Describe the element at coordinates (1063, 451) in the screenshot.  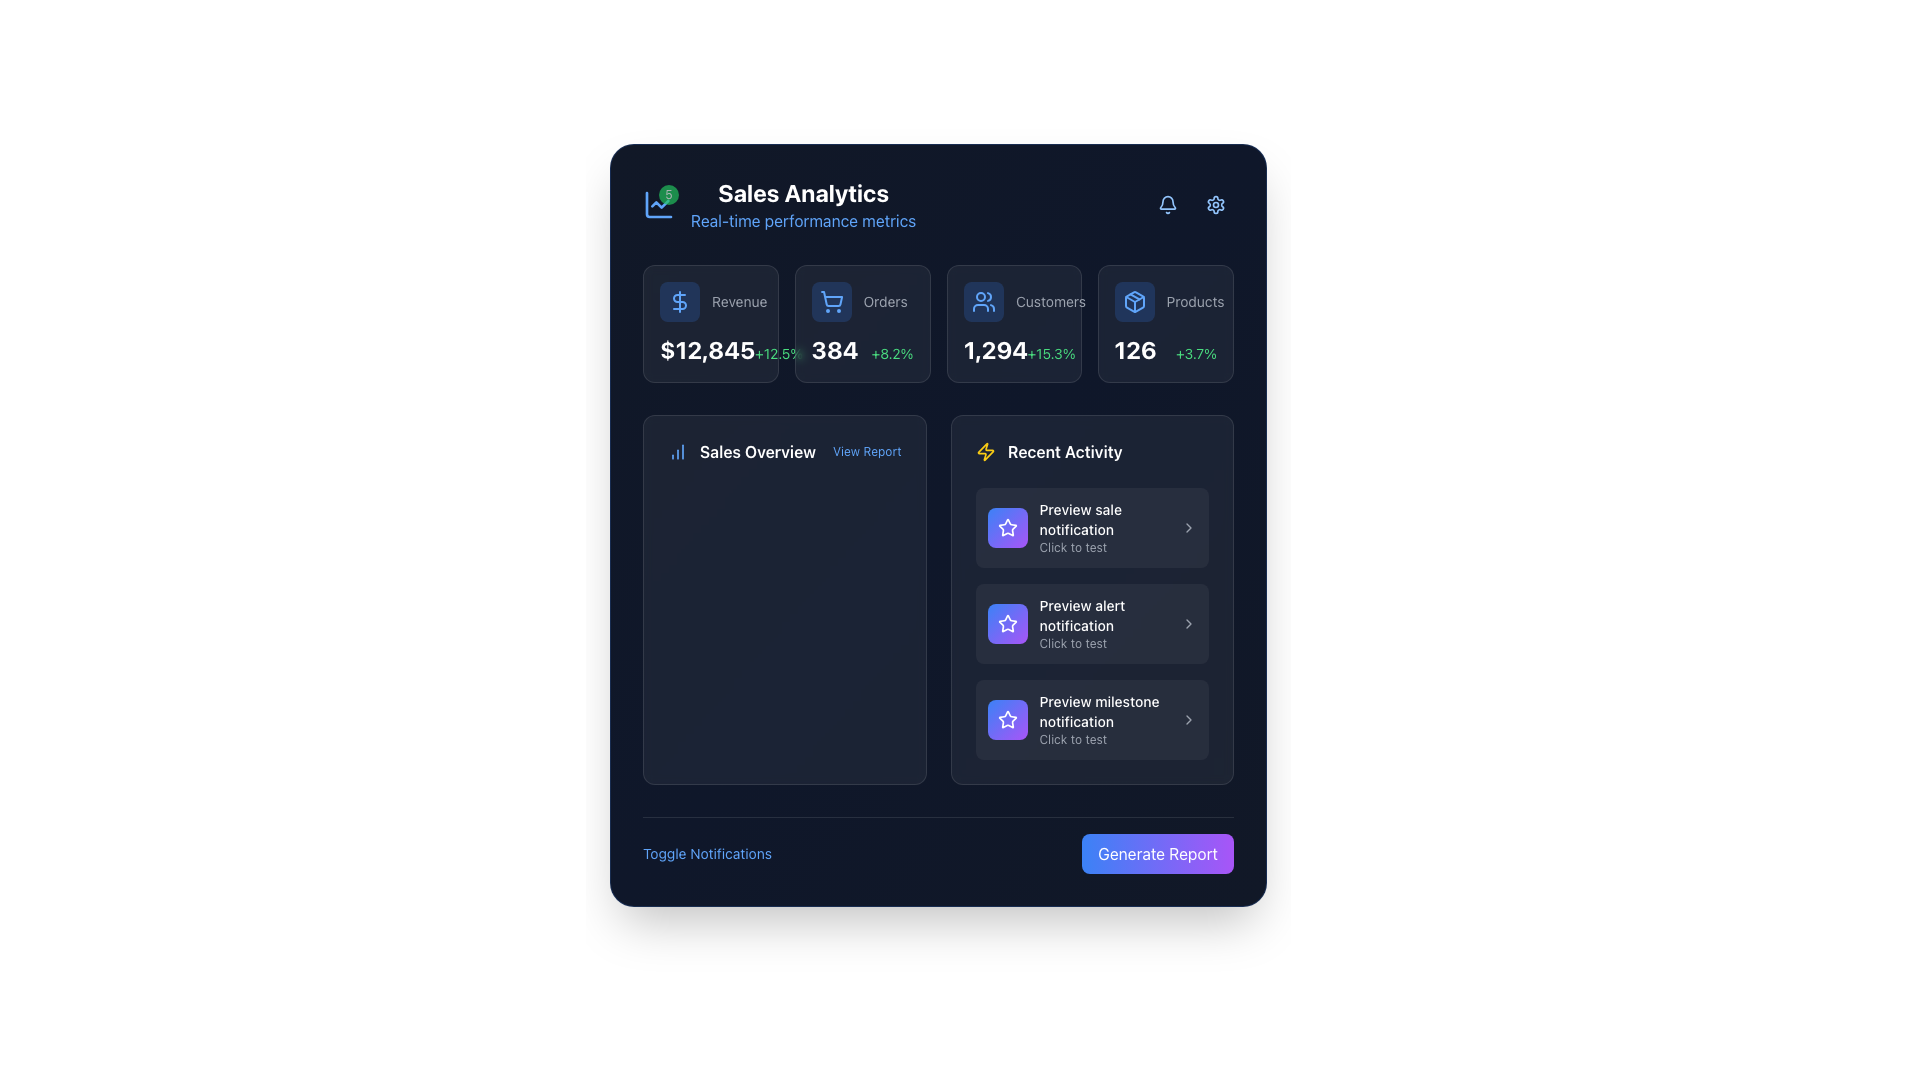
I see `the 'Recent Activity' text label, which serves as a header for the section located in the card under 'Sales Analytics' on the right-hand side of the interface` at that location.